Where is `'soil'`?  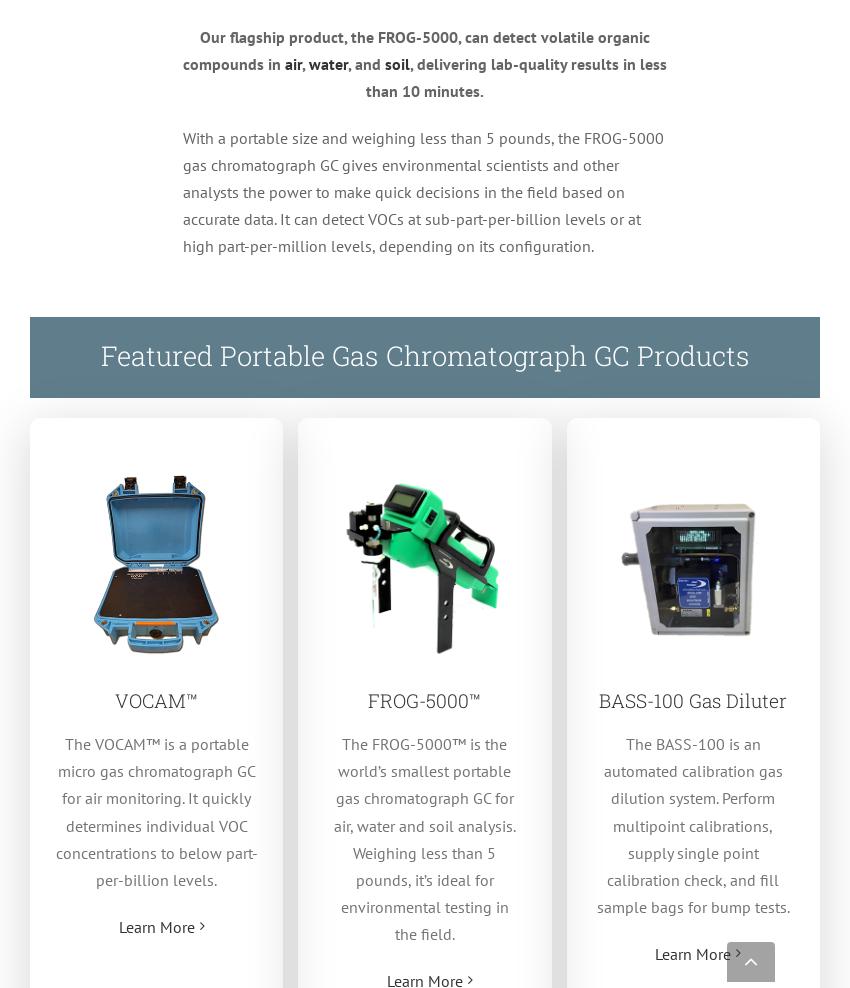
'soil' is located at coordinates (396, 63).